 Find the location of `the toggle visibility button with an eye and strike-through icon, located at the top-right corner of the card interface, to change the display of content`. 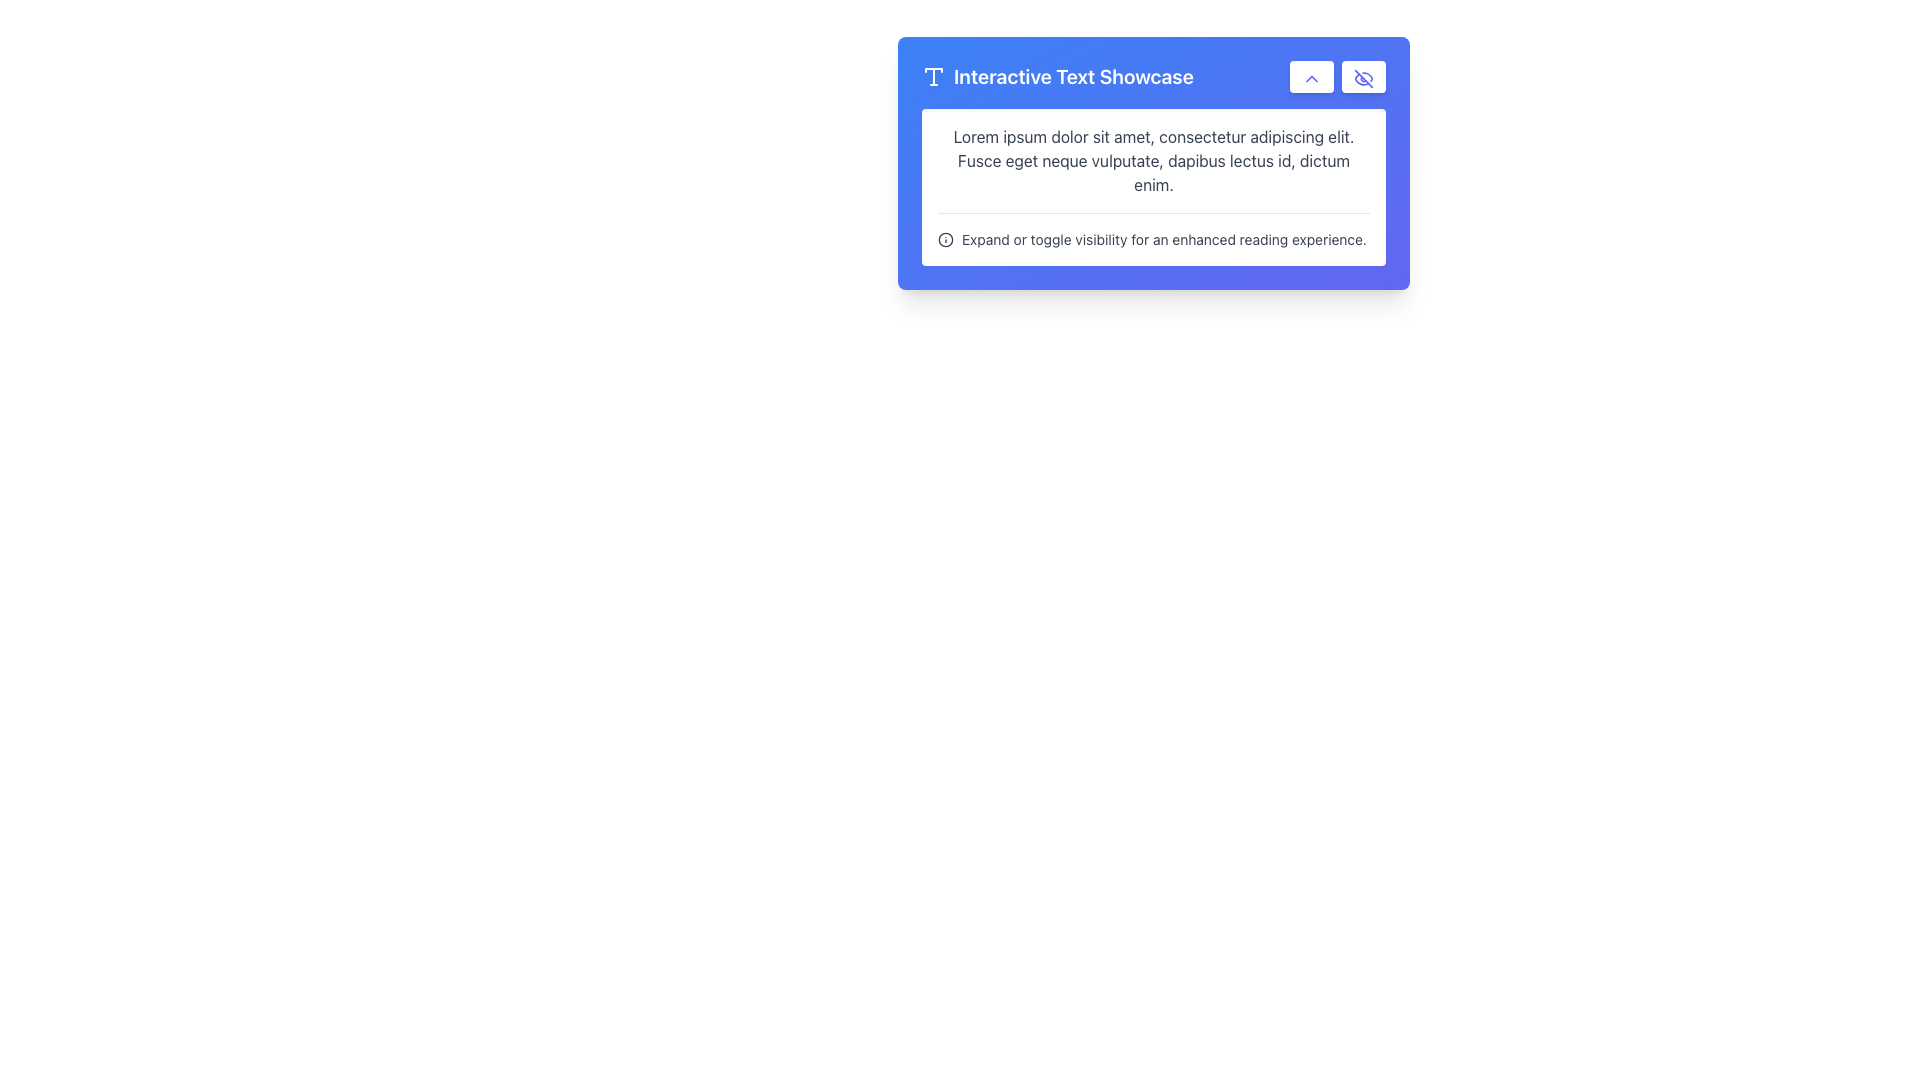

the toggle visibility button with an eye and strike-through icon, located at the top-right corner of the card interface, to change the display of content is located at coordinates (1362, 76).